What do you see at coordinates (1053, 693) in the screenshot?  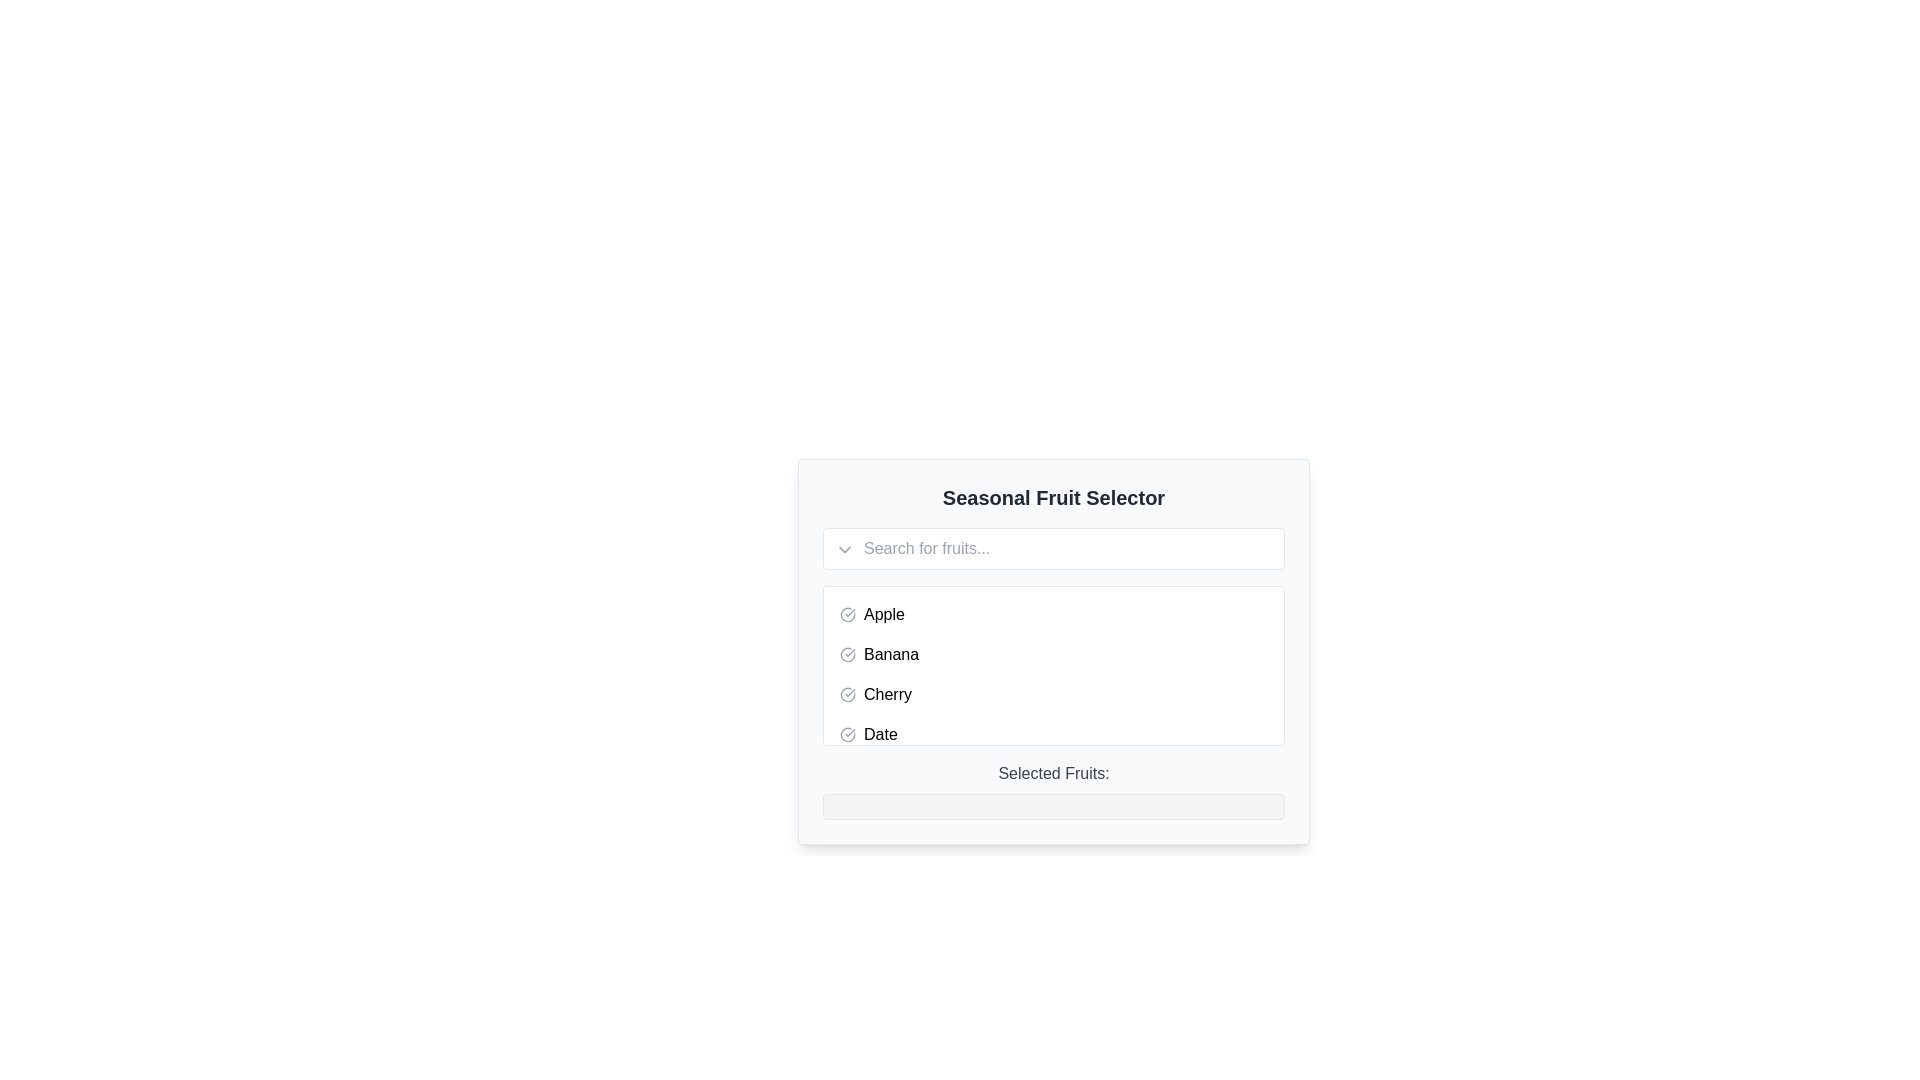 I see `the selectable list item labeled 'Cherry', which is the third item in the fruit list` at bounding box center [1053, 693].